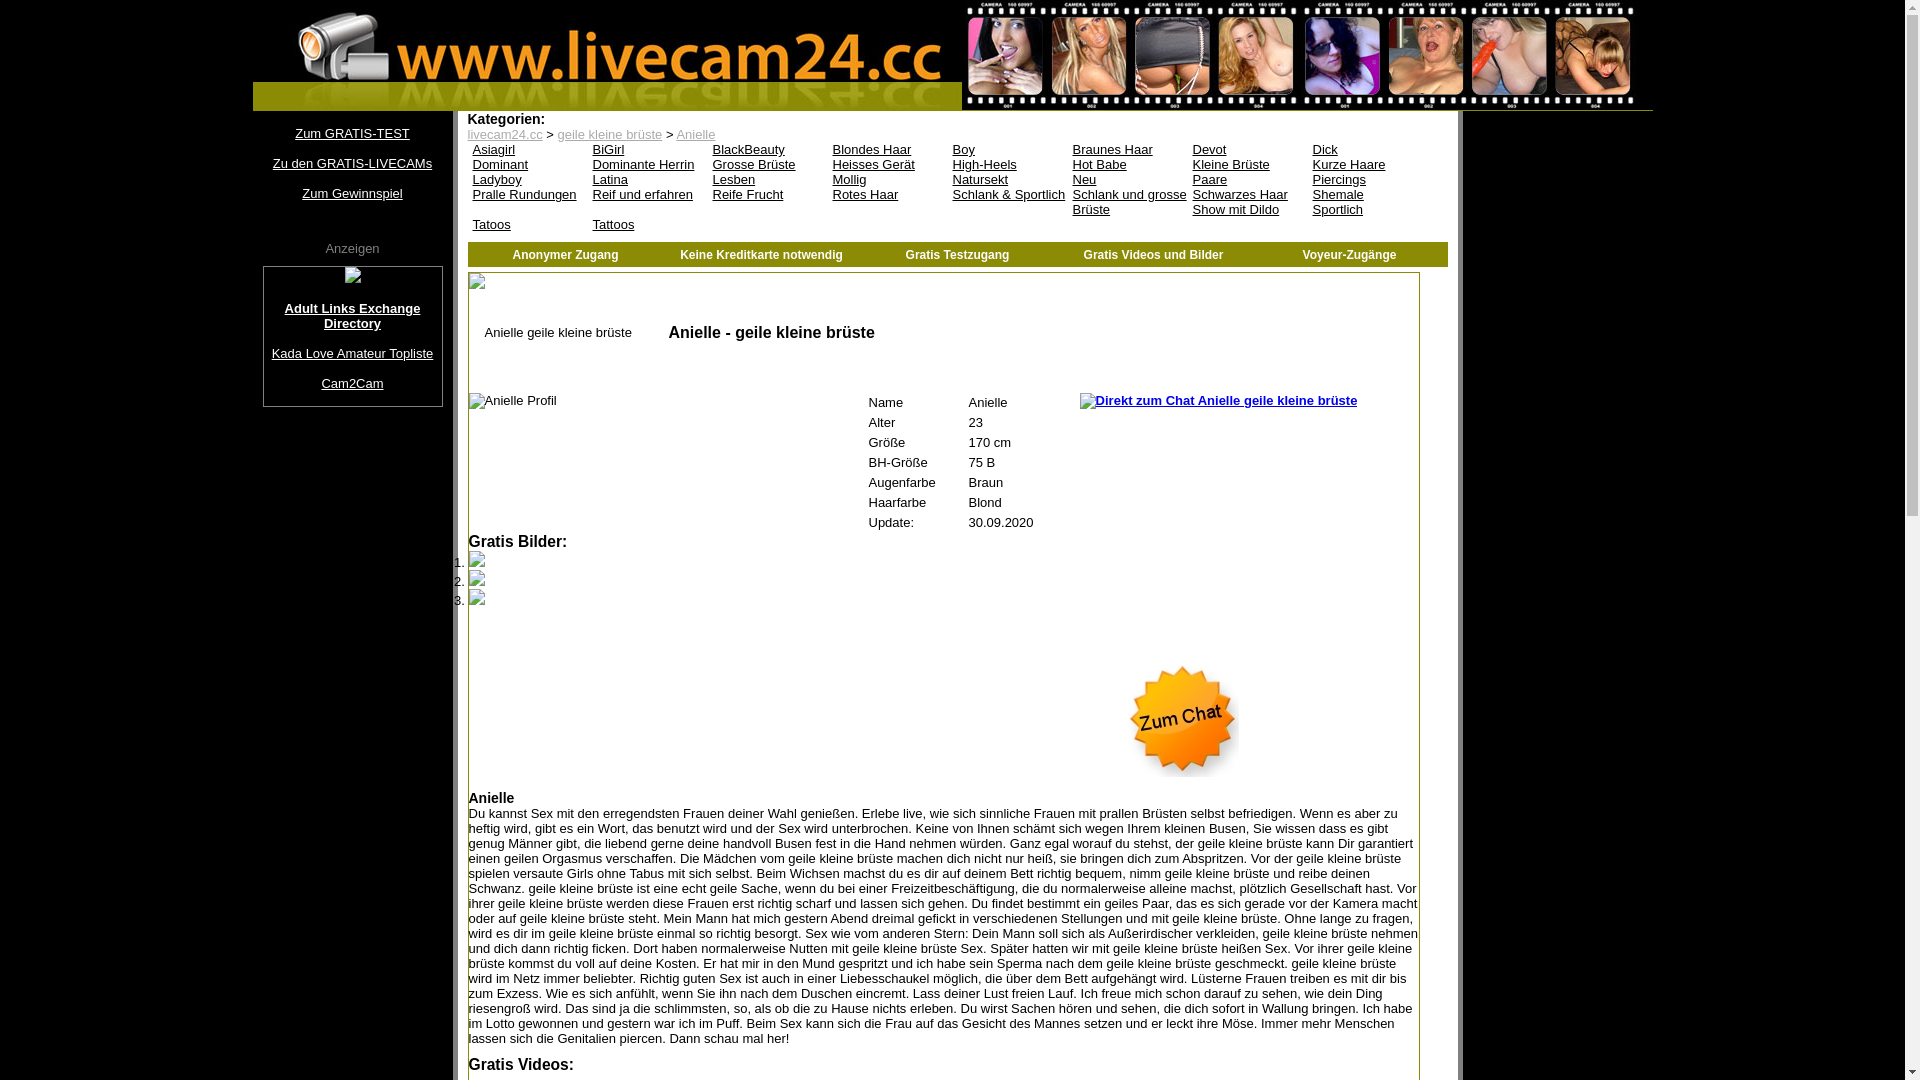  Describe the element at coordinates (528, 194) in the screenshot. I see `'Pralle Rundungen'` at that location.